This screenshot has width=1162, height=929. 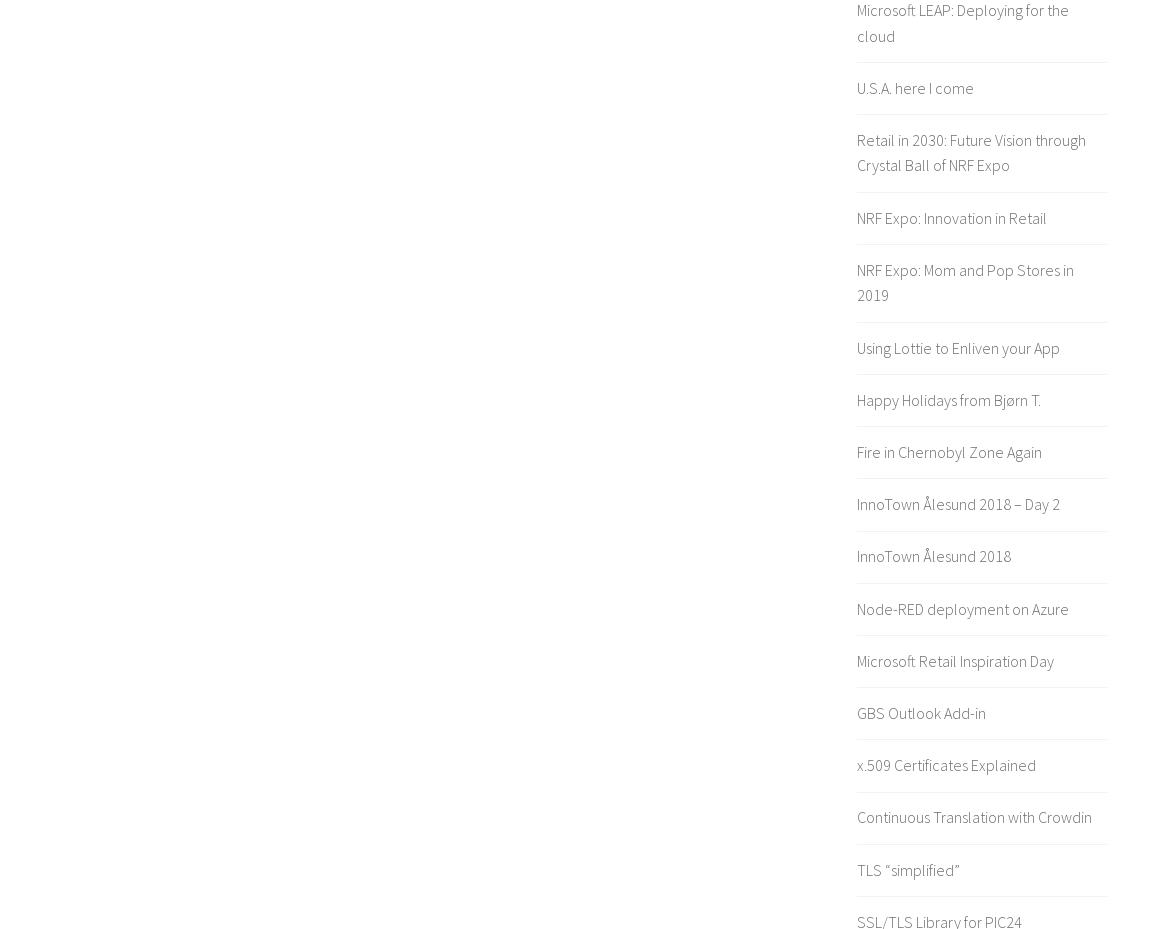 What do you see at coordinates (856, 346) in the screenshot?
I see `'Using Lottie to Enliven your App'` at bounding box center [856, 346].